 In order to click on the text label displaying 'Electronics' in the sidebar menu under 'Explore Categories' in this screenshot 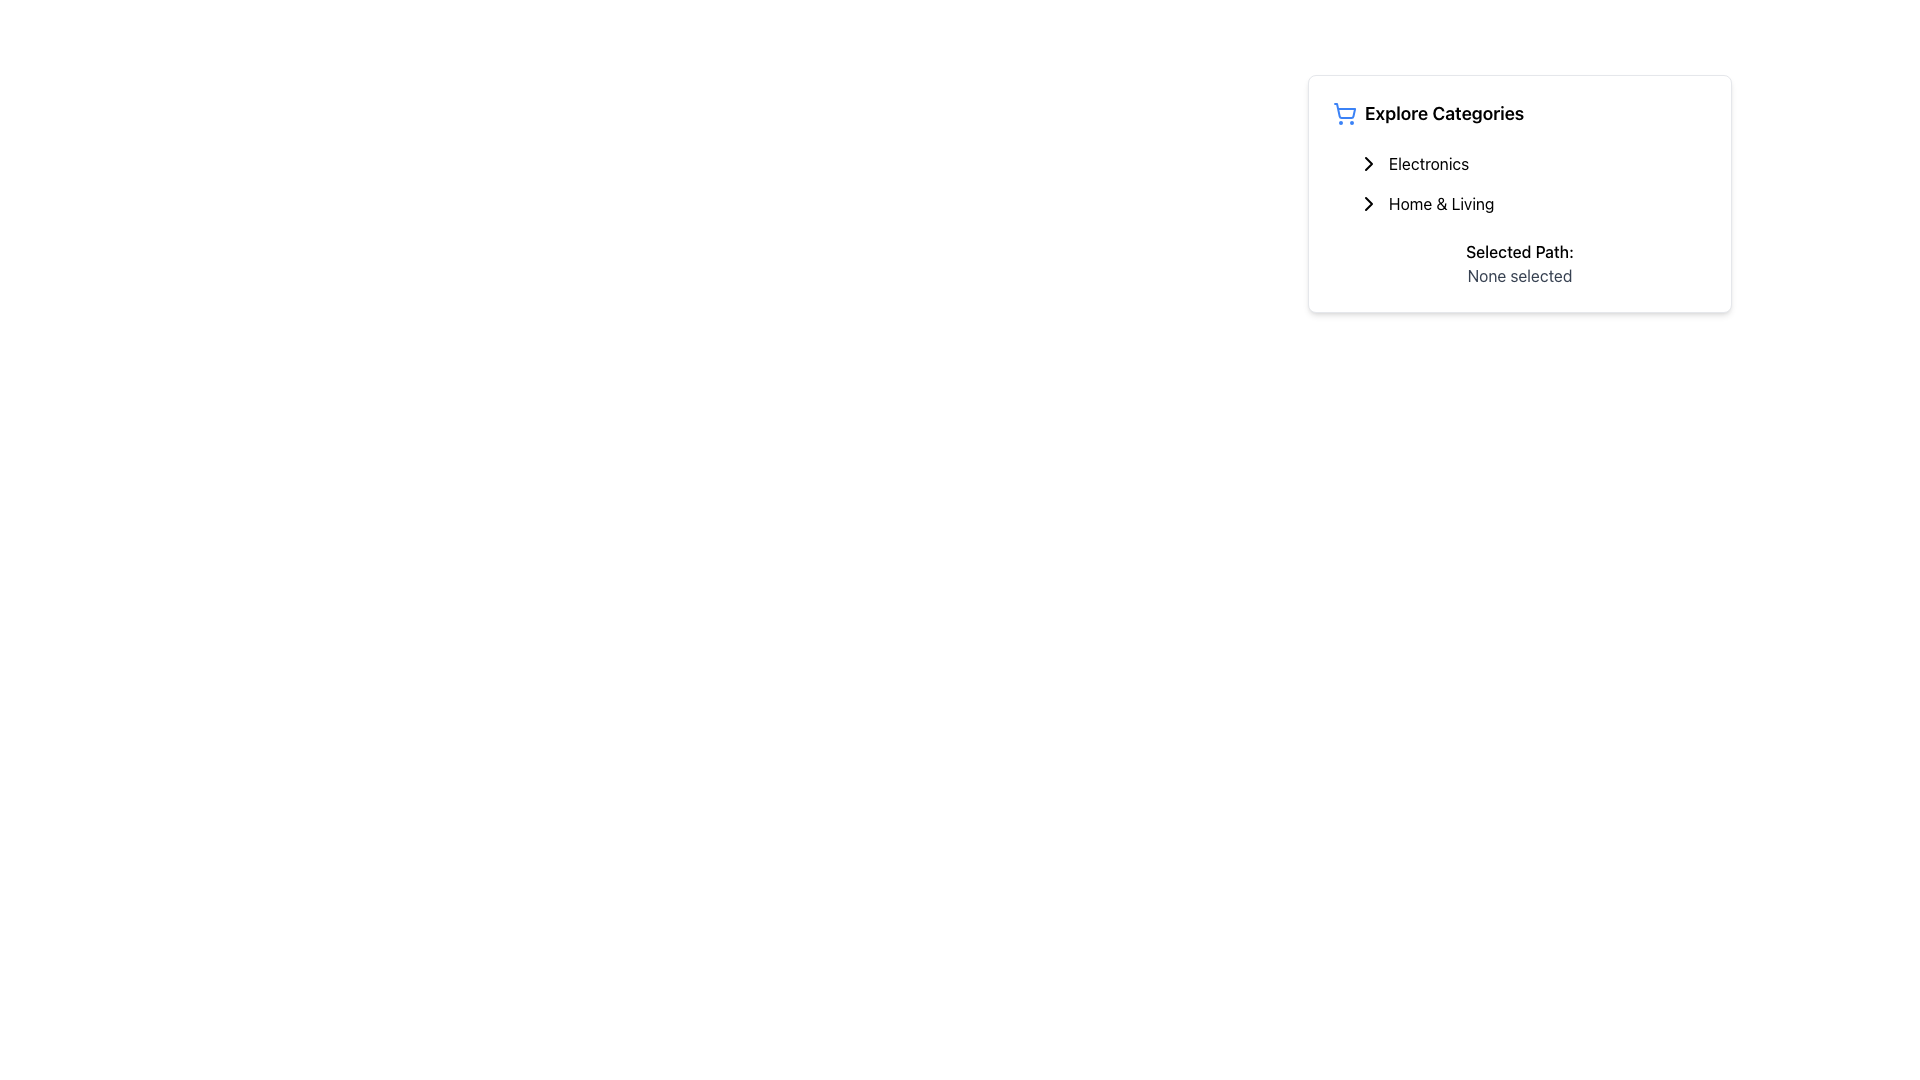, I will do `click(1428, 163)`.